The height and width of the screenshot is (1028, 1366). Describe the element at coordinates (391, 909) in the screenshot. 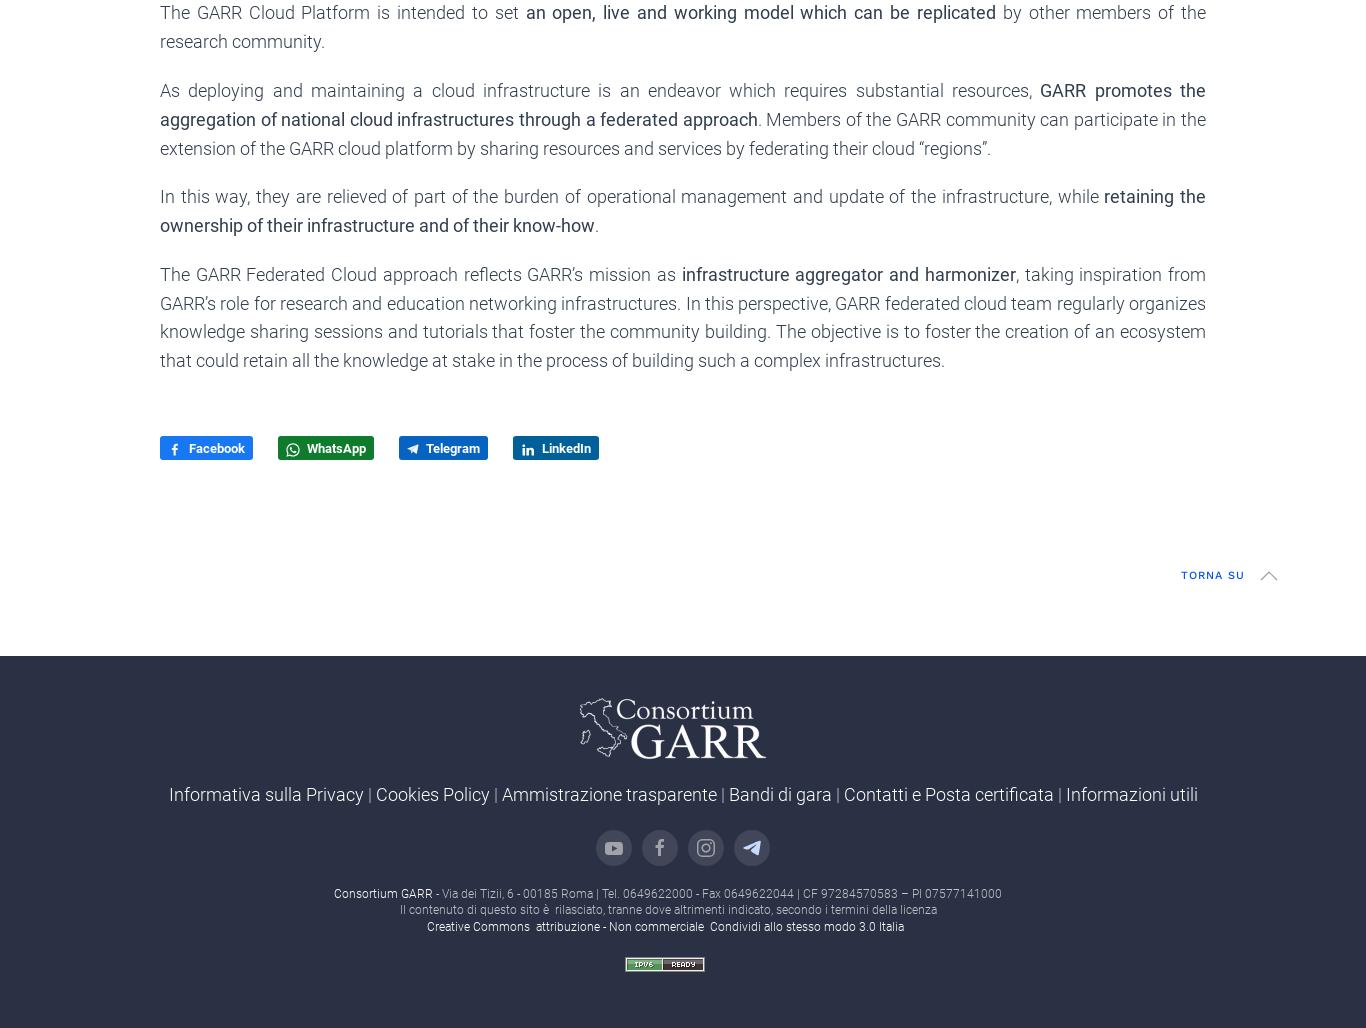

I see `'Il contenuto di questo sito è  rilasciato, tranne dove altrimenti indicato, secondo i termini della licenza'` at that location.